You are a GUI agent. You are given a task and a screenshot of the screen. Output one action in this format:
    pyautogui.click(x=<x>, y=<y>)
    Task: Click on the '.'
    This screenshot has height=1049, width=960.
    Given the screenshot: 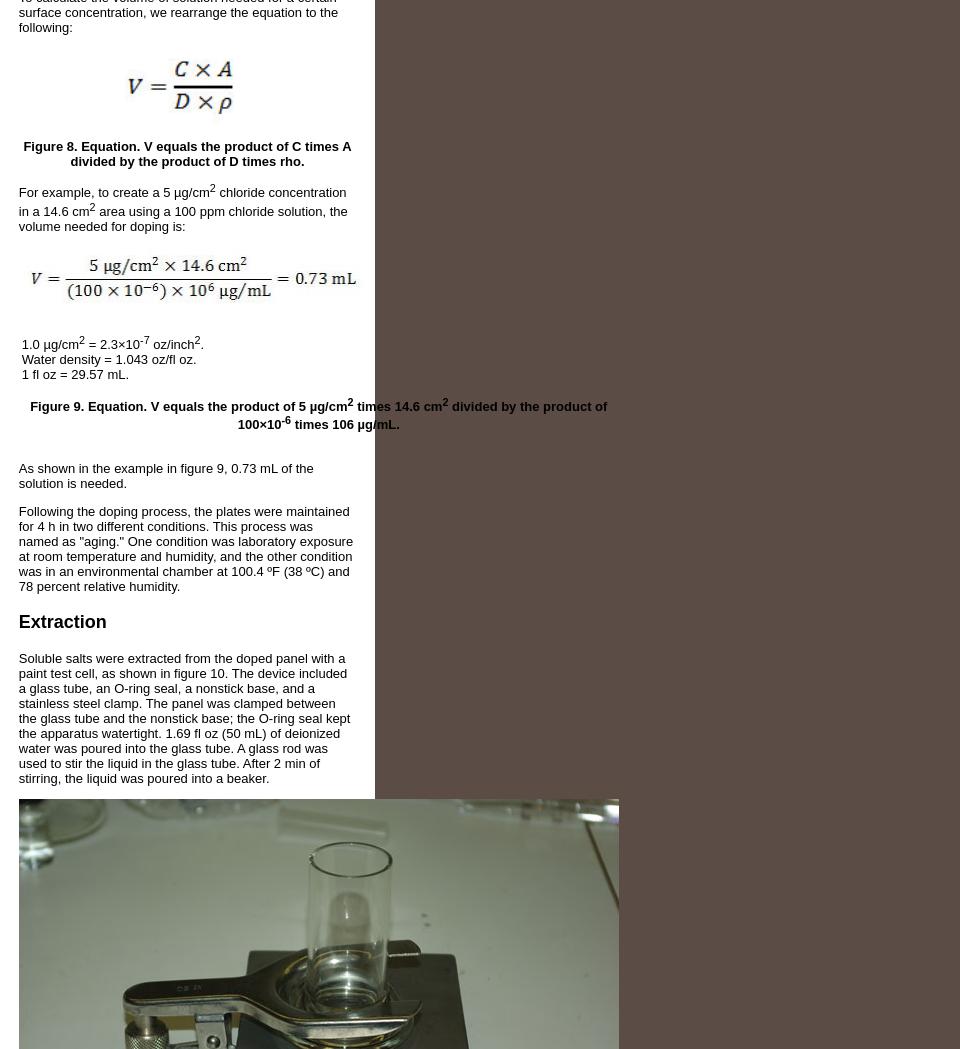 What is the action you would take?
    pyautogui.click(x=199, y=343)
    